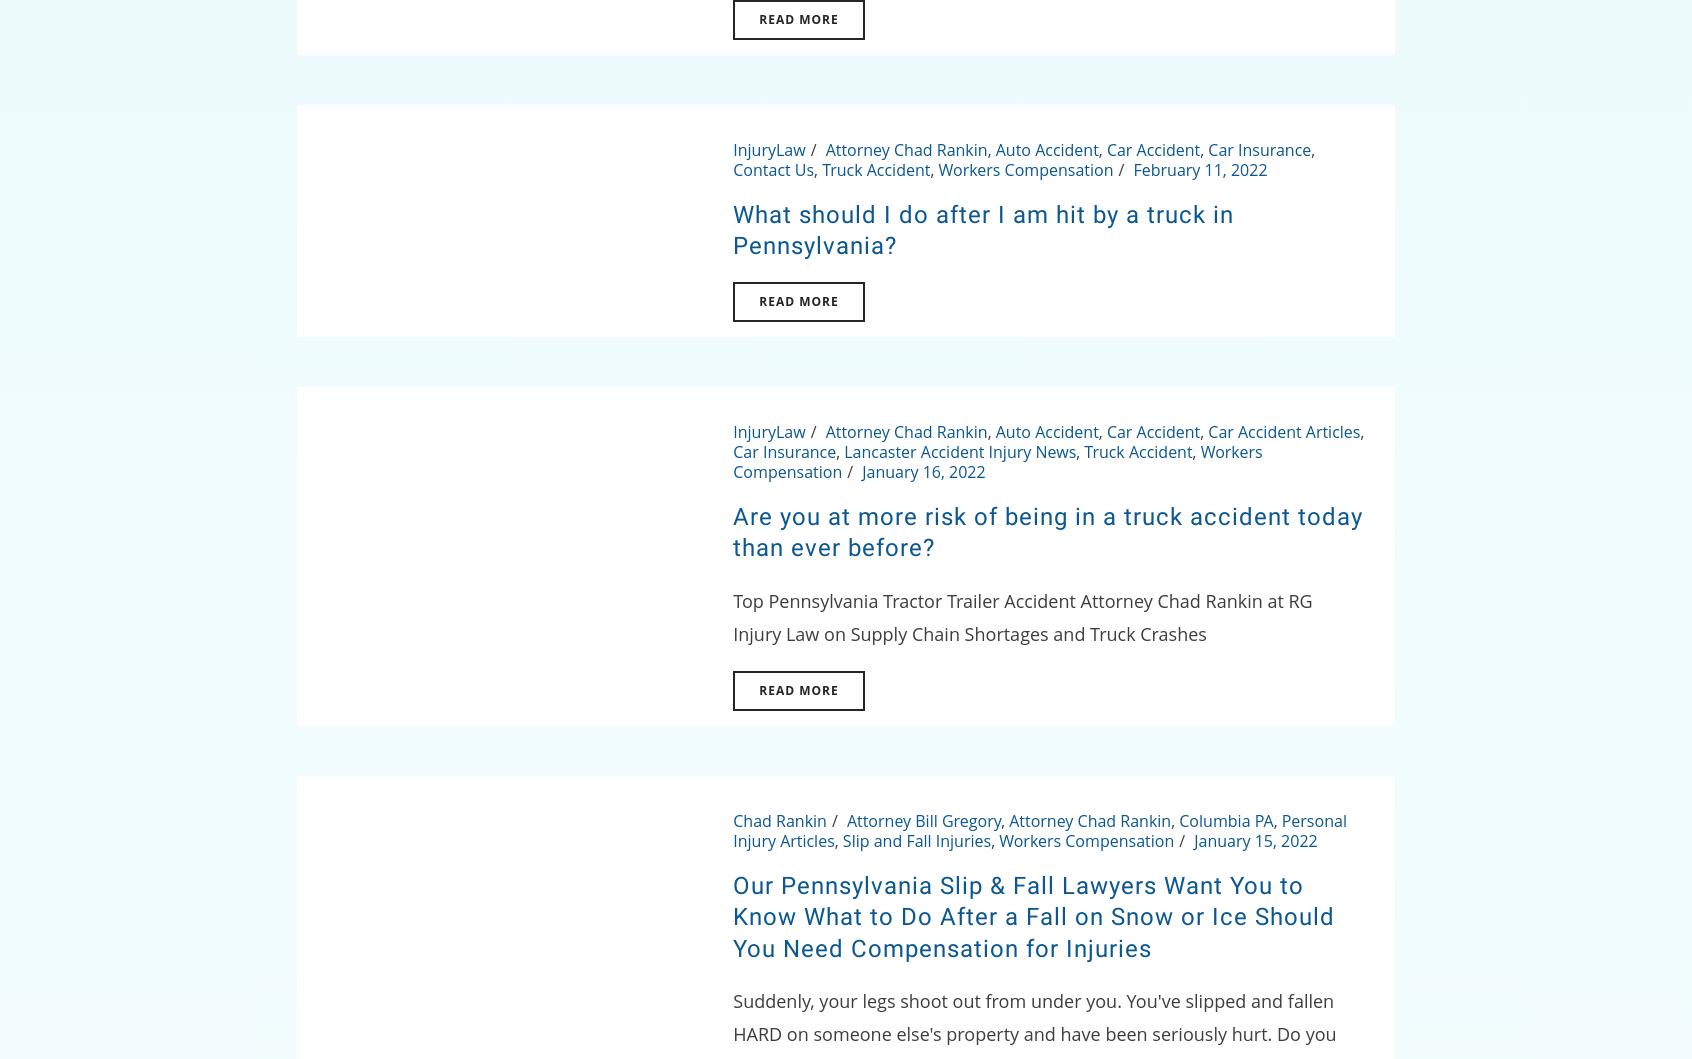 The width and height of the screenshot is (1692, 1059). What do you see at coordinates (843, 451) in the screenshot?
I see `'Lancaster Accident Injury News'` at bounding box center [843, 451].